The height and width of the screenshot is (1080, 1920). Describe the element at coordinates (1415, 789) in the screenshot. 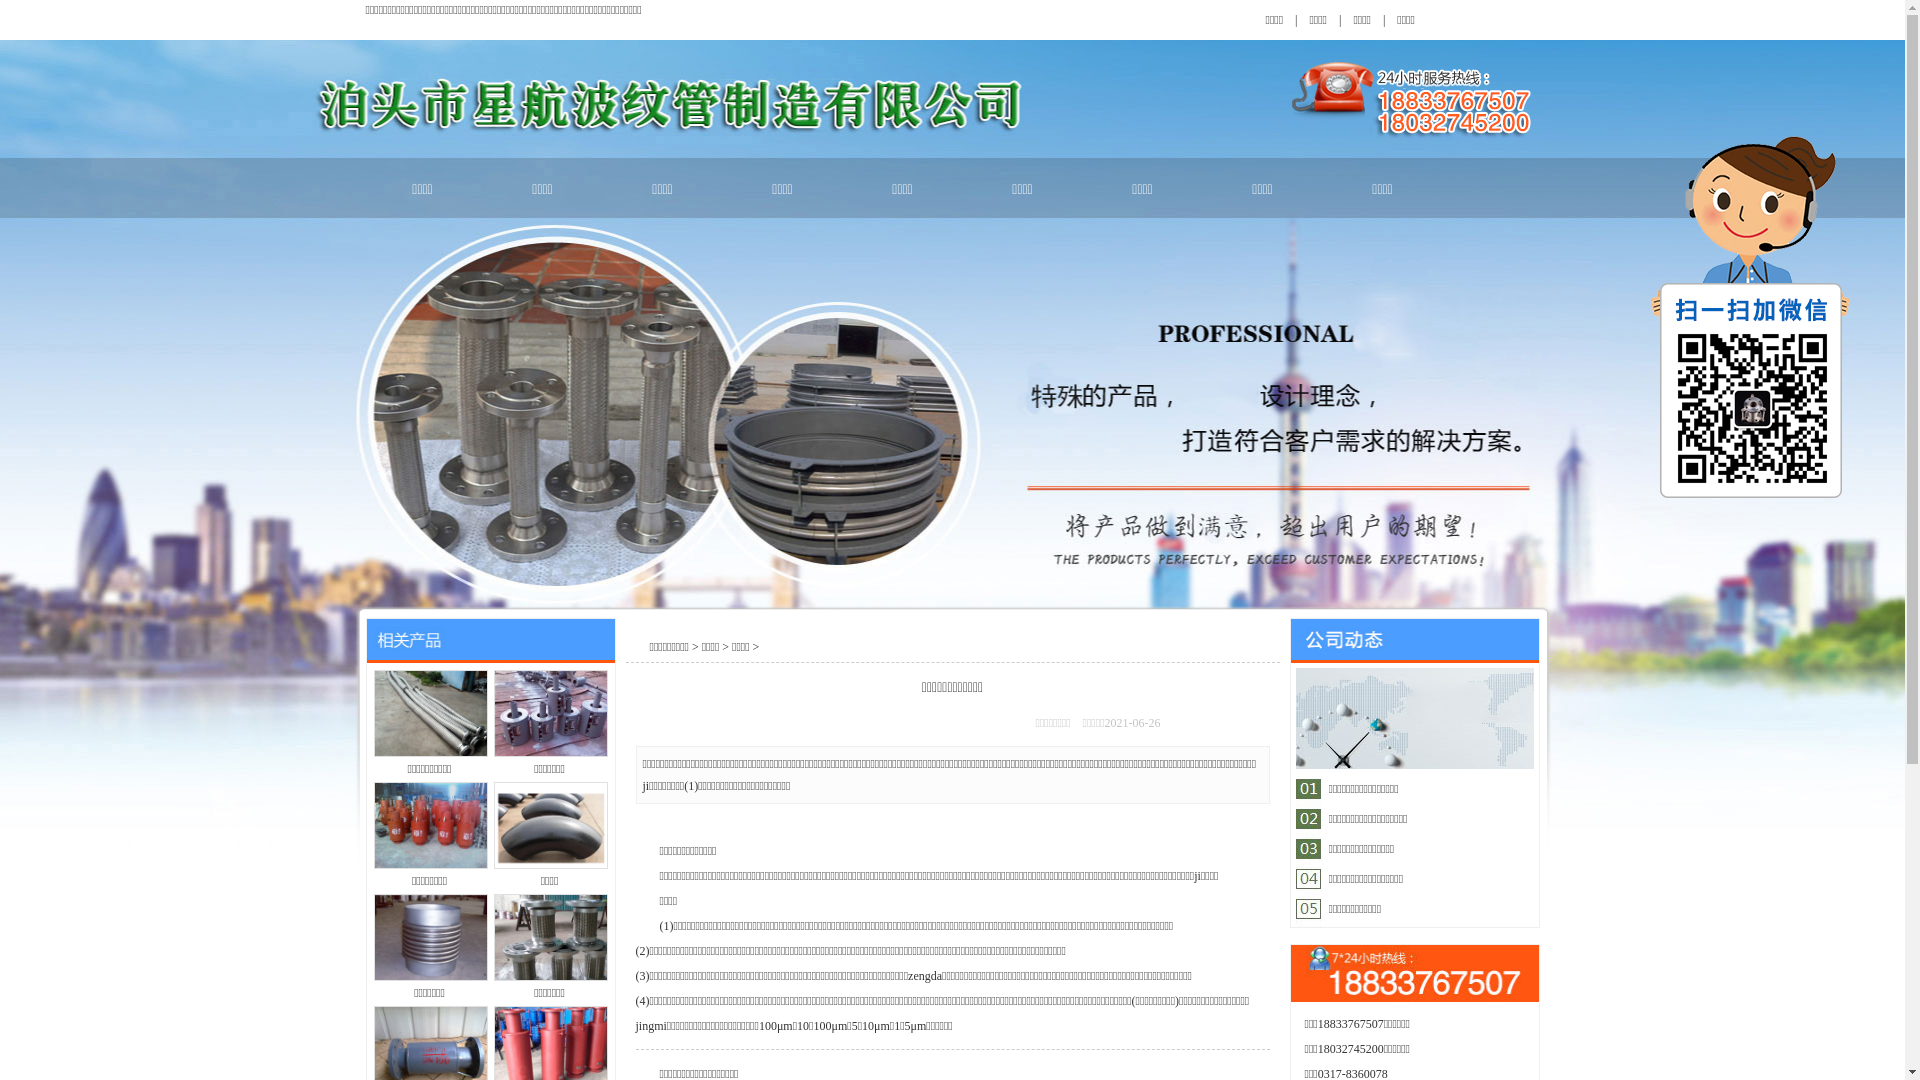

I see `'3'` at that location.